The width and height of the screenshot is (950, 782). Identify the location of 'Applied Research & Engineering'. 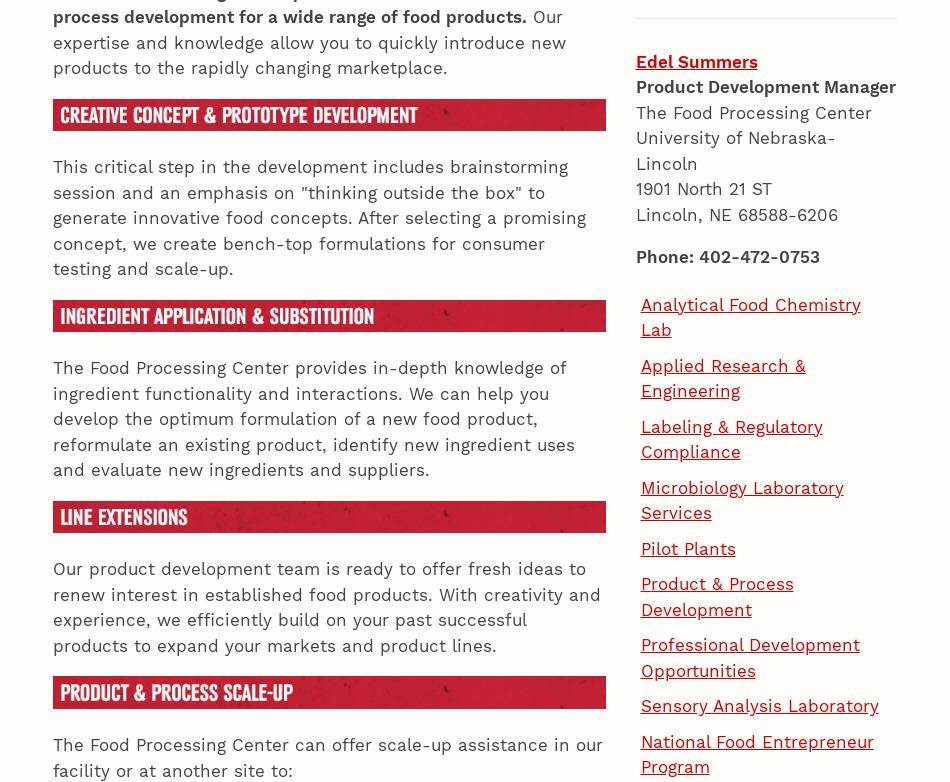
(640, 63).